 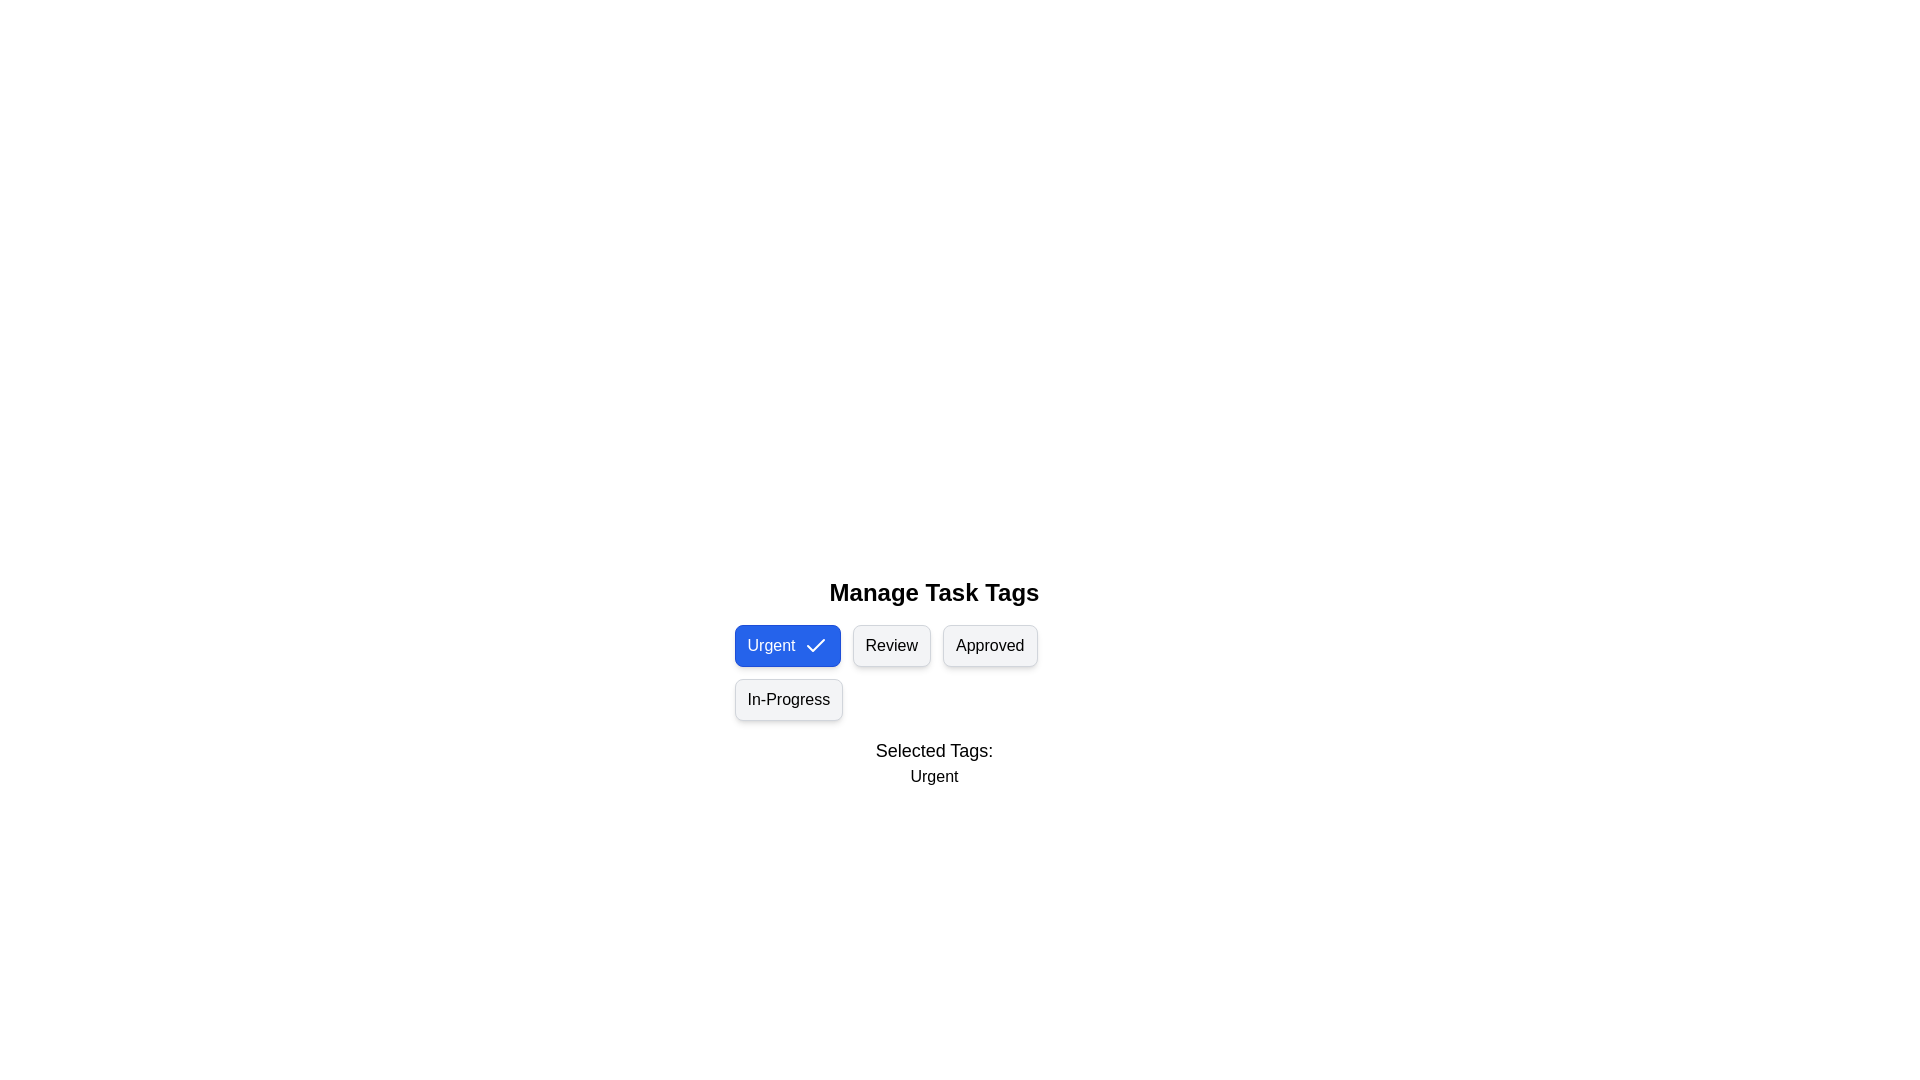 I want to click on the tag chip labeled Approved to toggle its selection state, so click(x=990, y=645).